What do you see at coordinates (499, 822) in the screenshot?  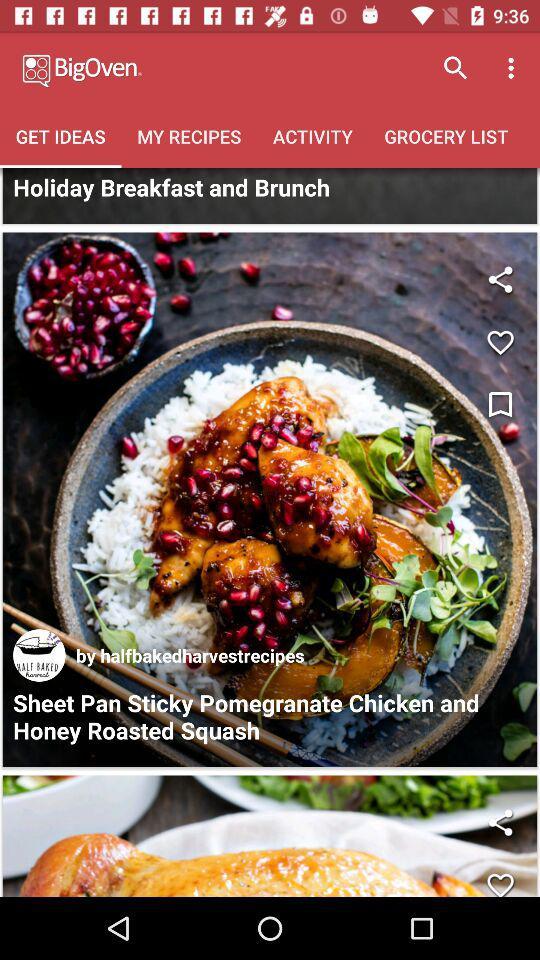 I see `share` at bounding box center [499, 822].